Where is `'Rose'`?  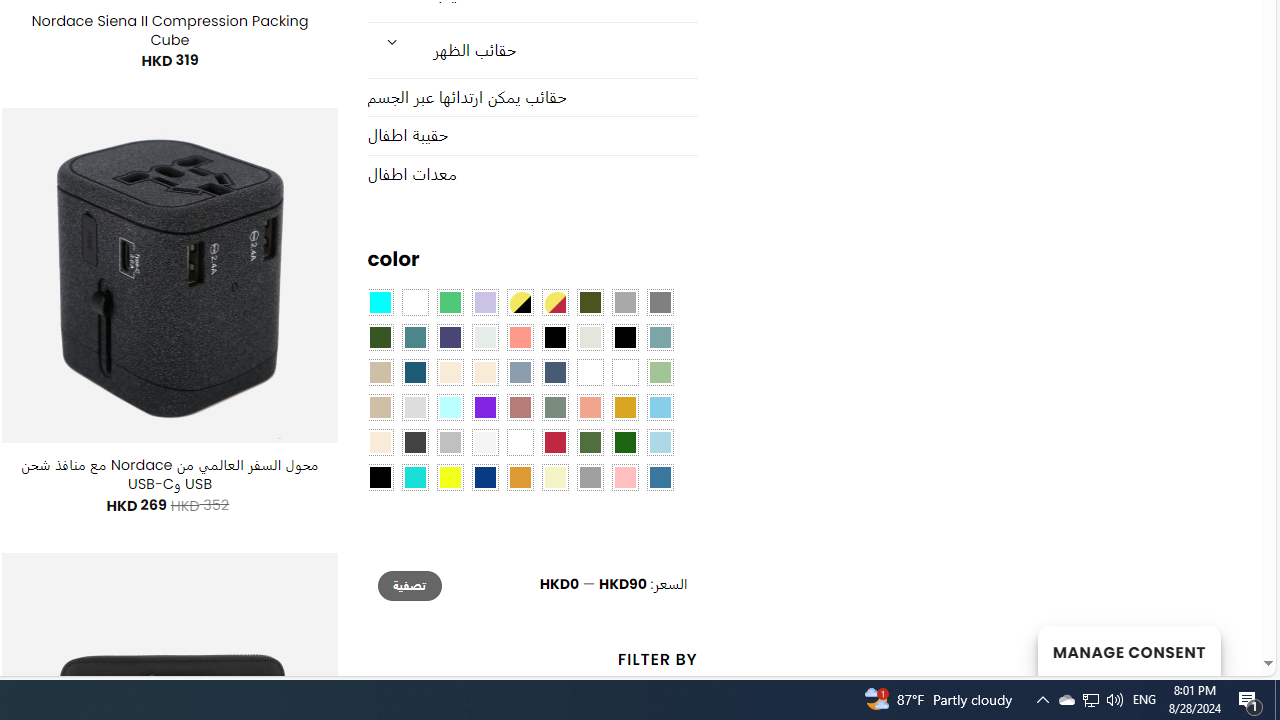 'Rose' is located at coordinates (519, 407).